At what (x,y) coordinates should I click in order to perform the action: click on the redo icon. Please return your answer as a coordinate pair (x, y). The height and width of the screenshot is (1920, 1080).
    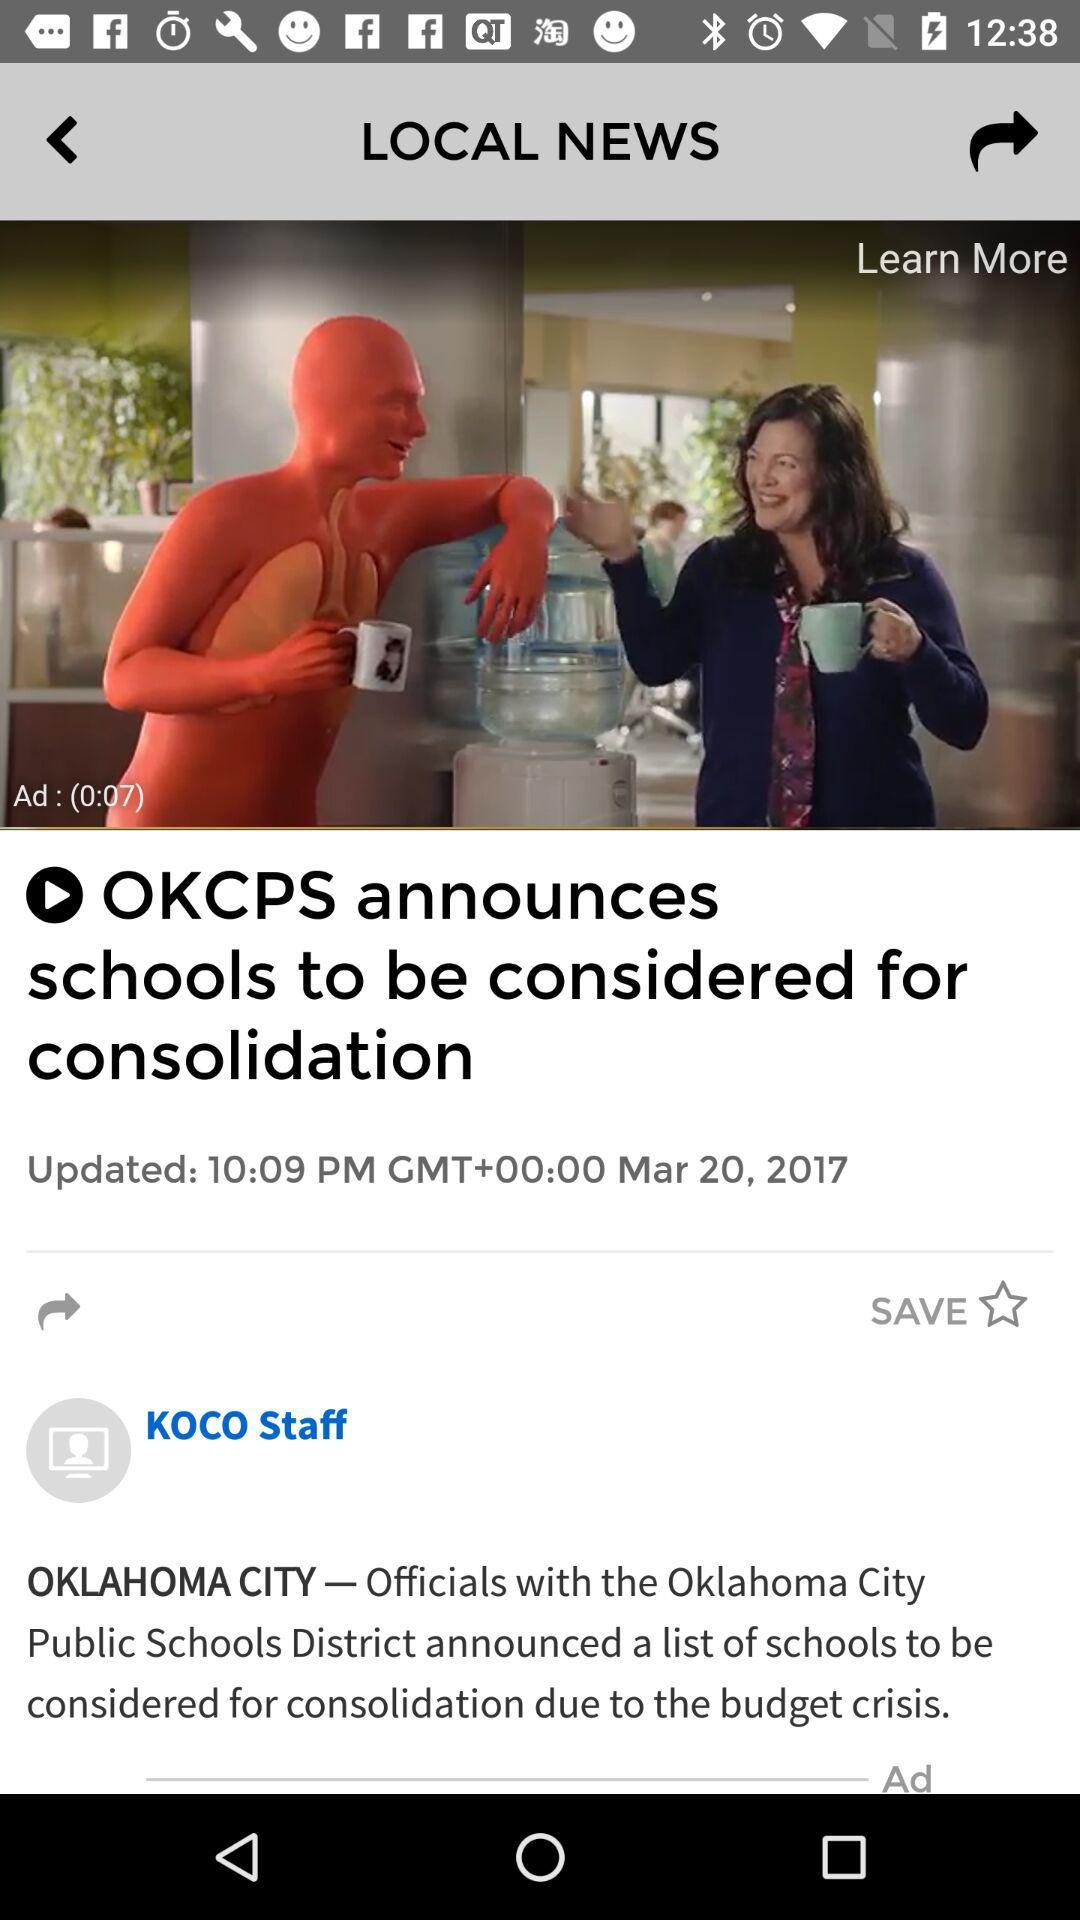
    Looking at the image, I should click on (1003, 140).